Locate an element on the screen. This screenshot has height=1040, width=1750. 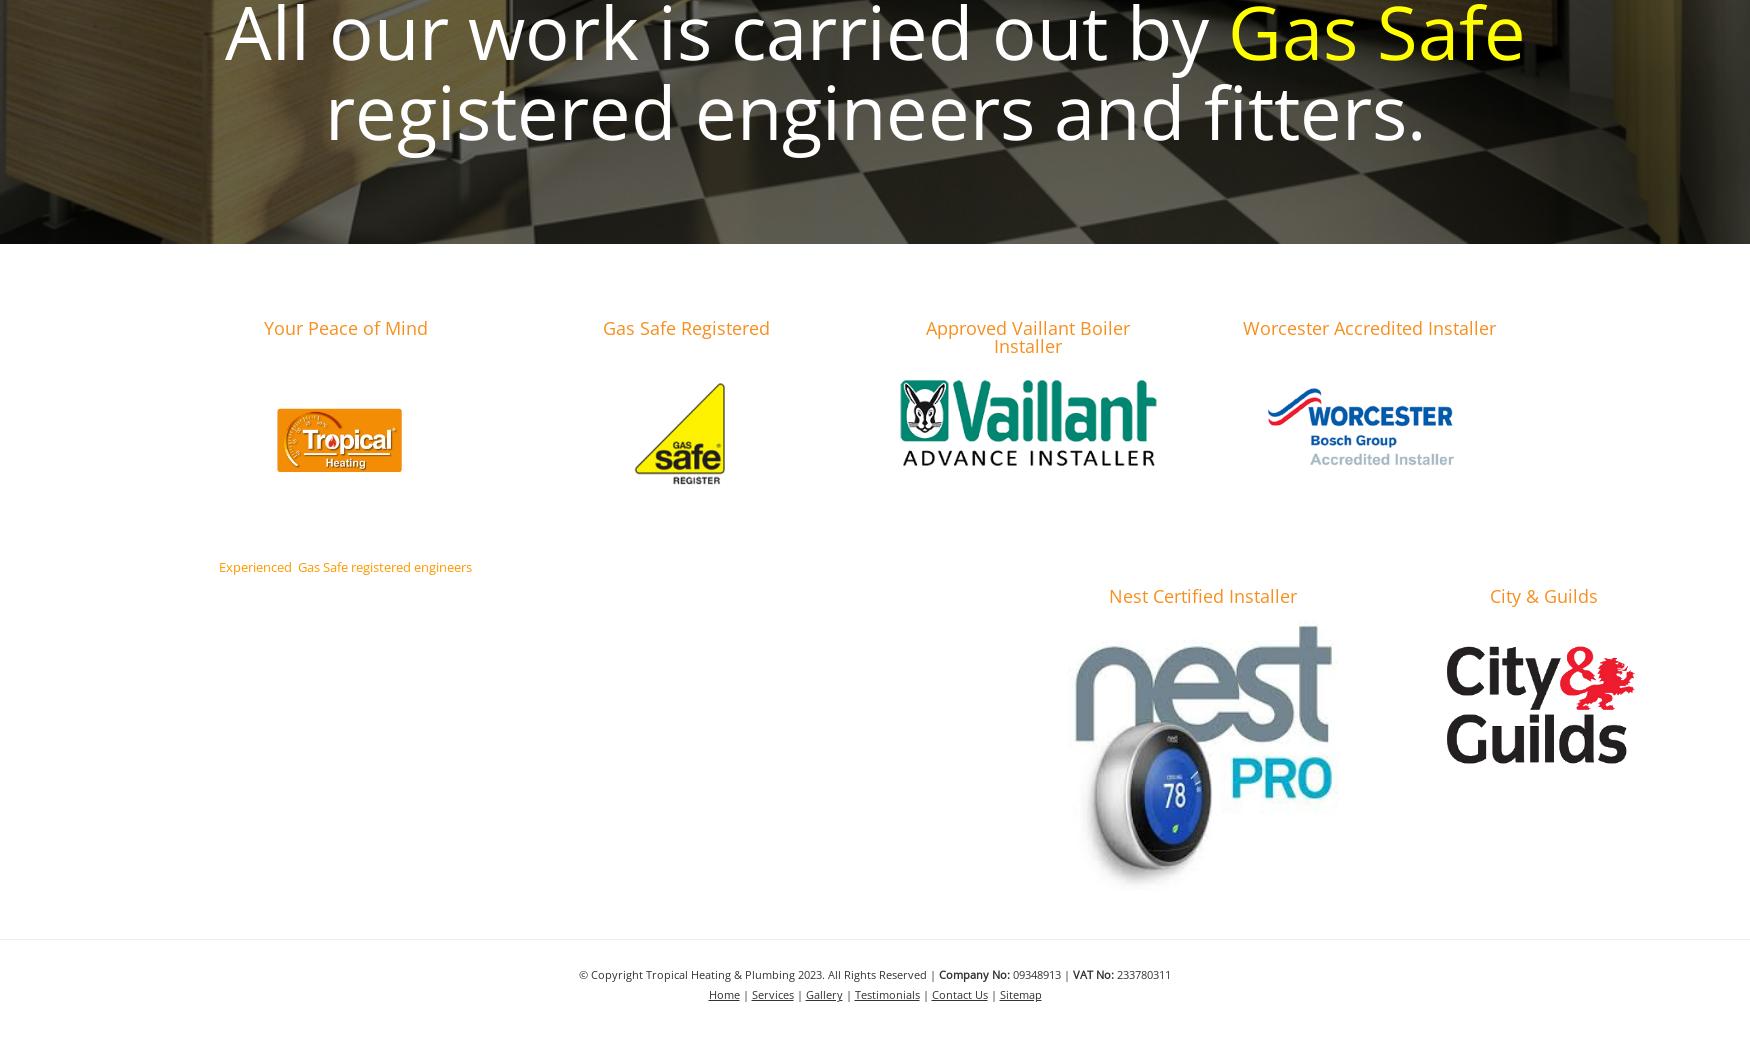
'233780311' is located at coordinates (1141, 974).